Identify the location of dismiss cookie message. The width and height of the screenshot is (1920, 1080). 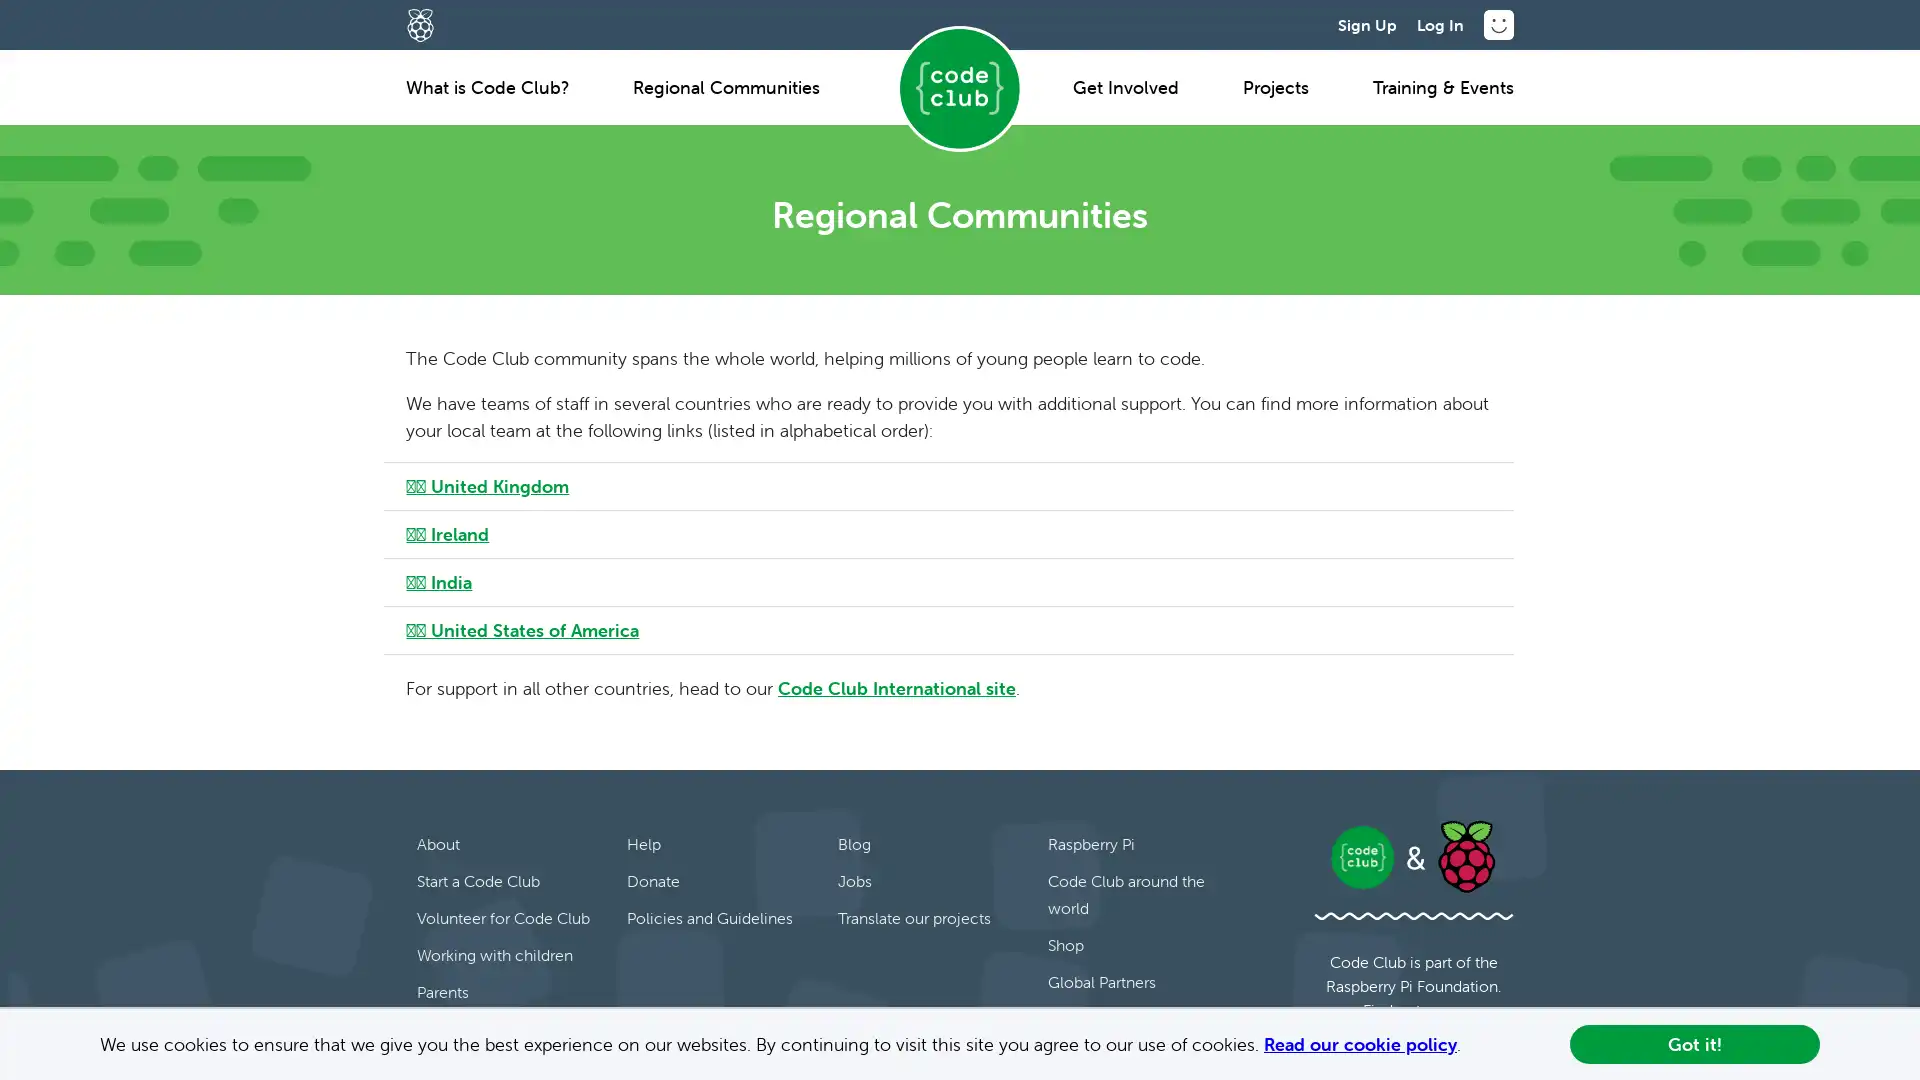
(1693, 1043).